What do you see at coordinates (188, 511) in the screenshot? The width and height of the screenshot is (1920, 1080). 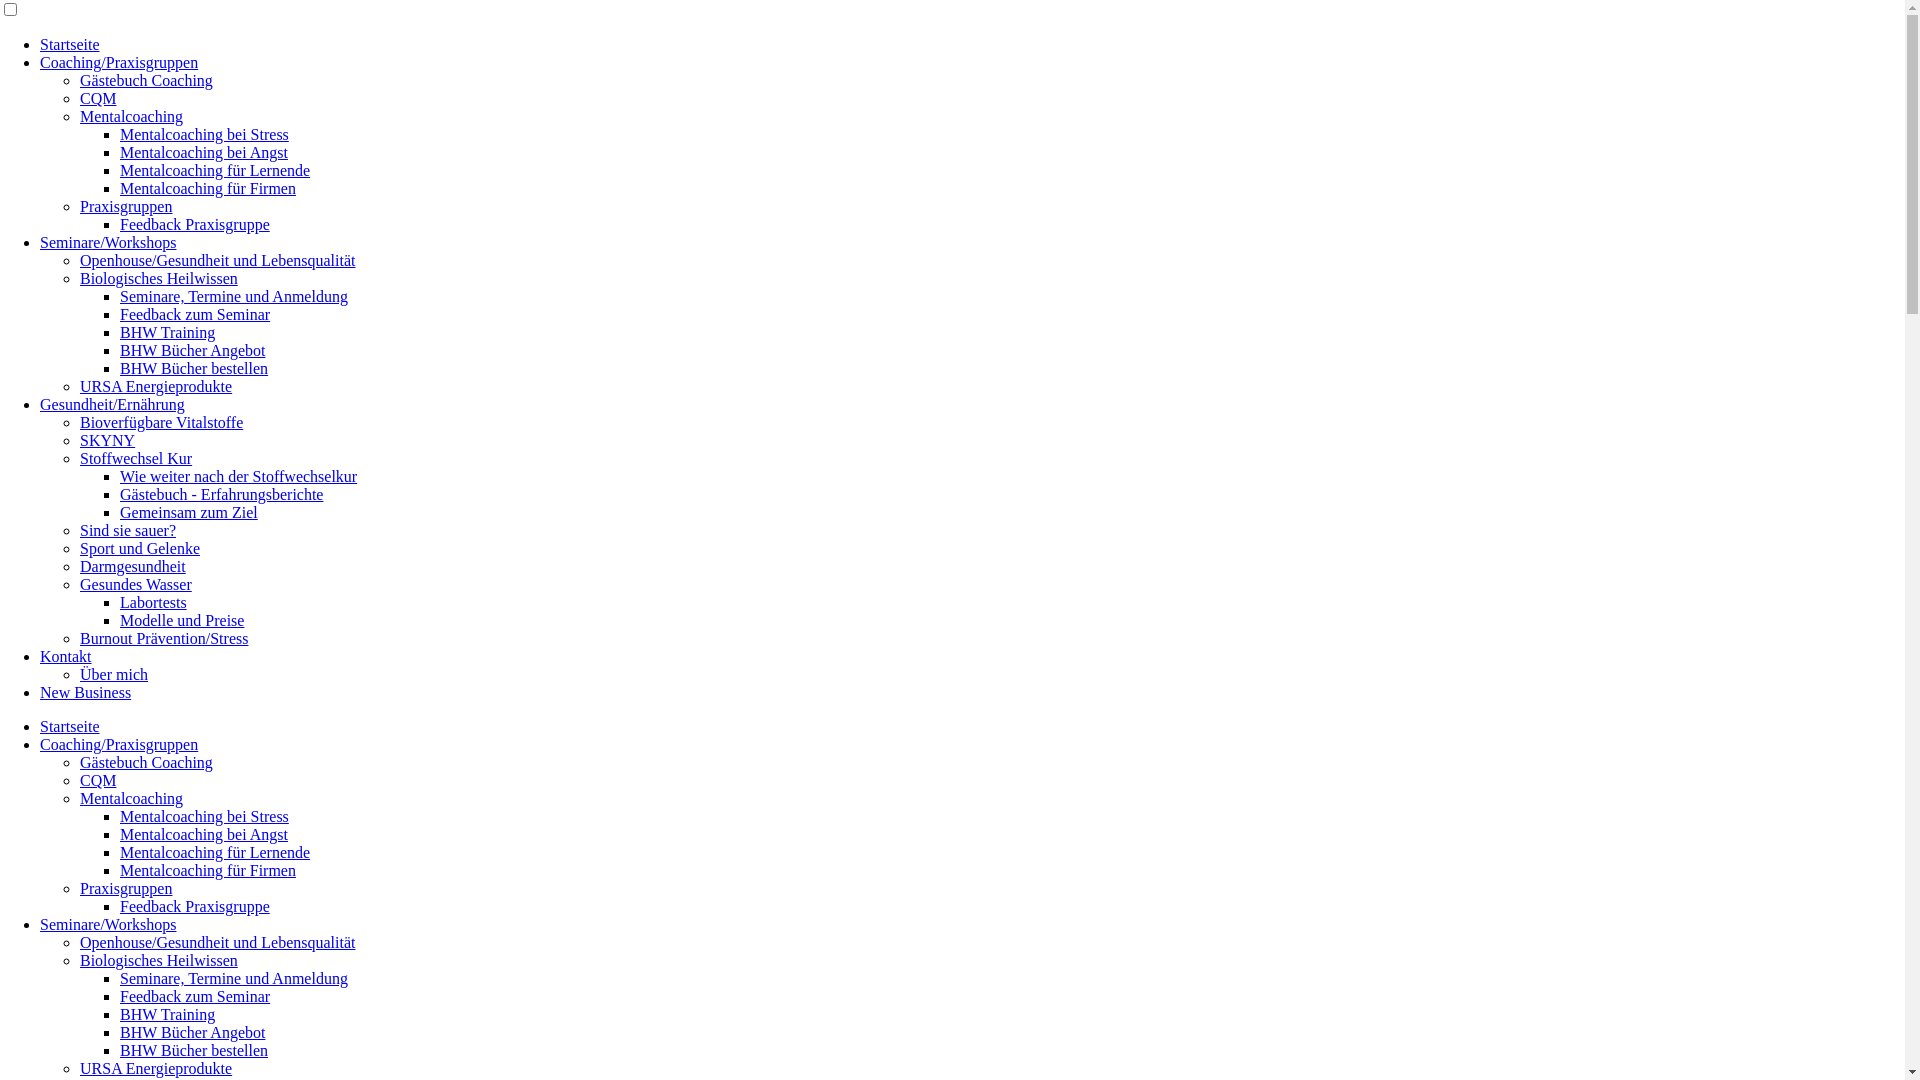 I see `'Gemeinsam zum Ziel'` at bounding box center [188, 511].